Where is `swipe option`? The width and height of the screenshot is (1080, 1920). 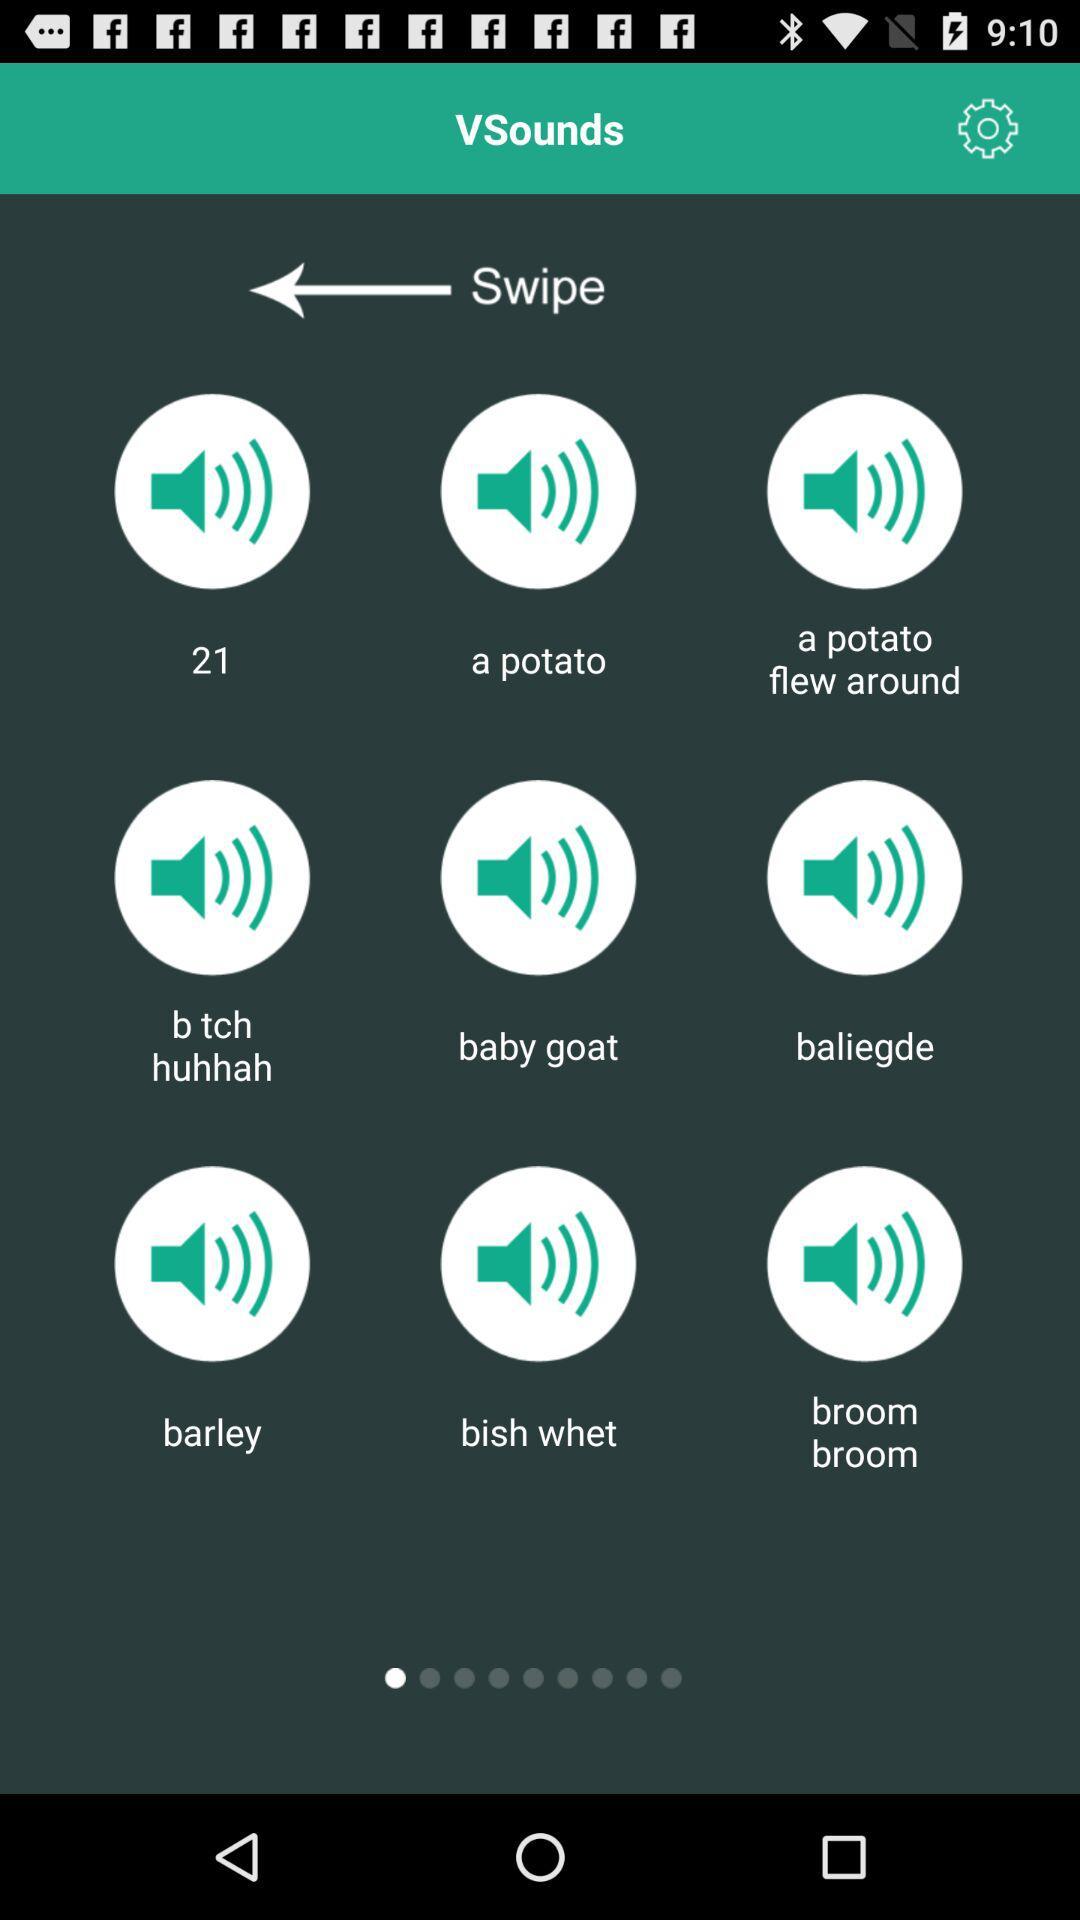
swipe option is located at coordinates (538, 290).